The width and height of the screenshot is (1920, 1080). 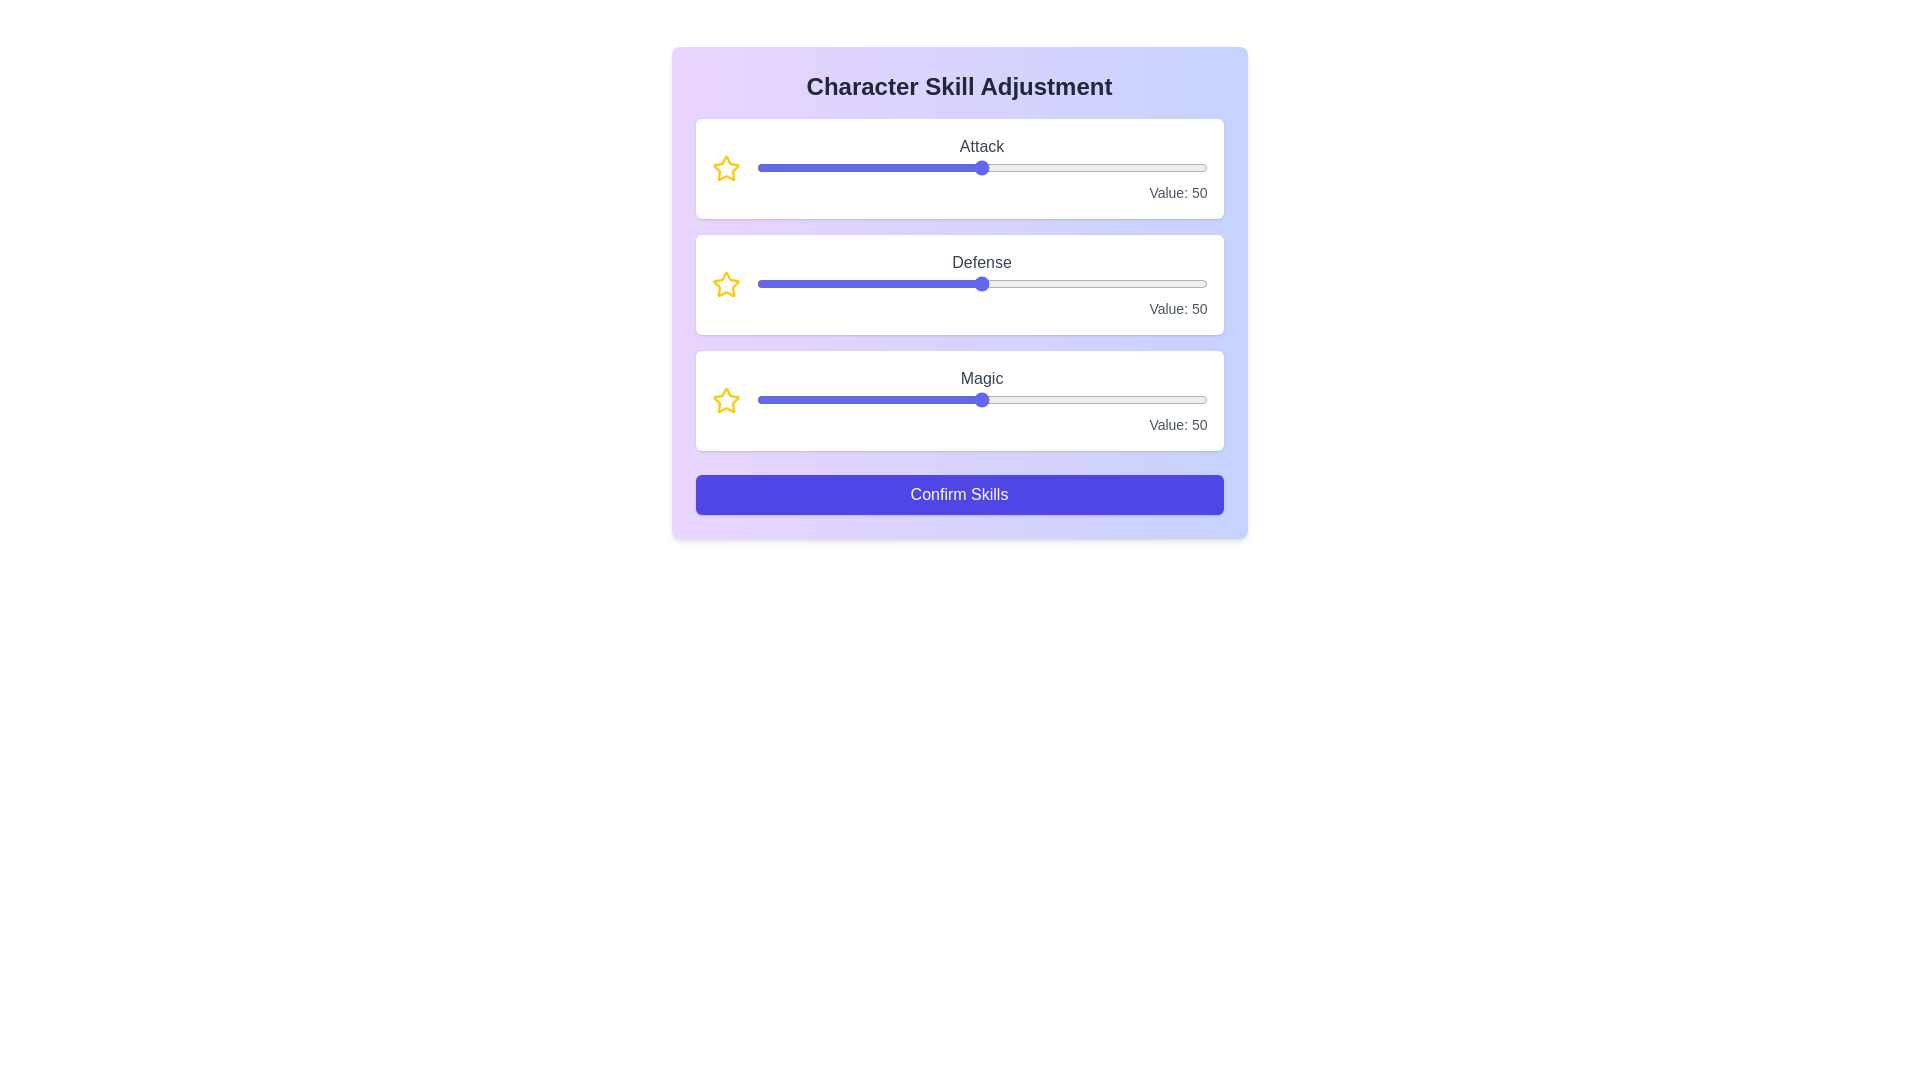 I want to click on the 0 slider to 23, so click(x=1033, y=167).